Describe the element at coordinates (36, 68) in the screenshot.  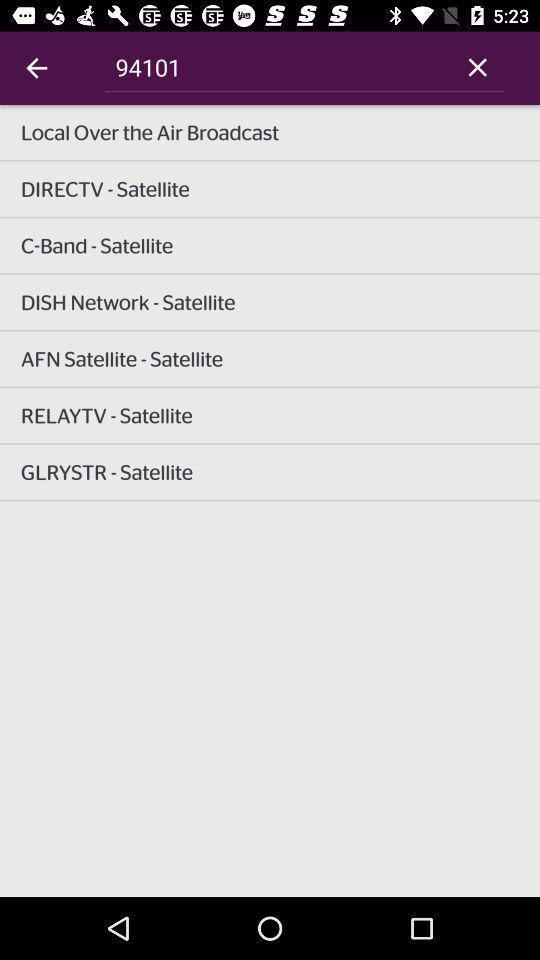
I see `icon next to 94101` at that location.